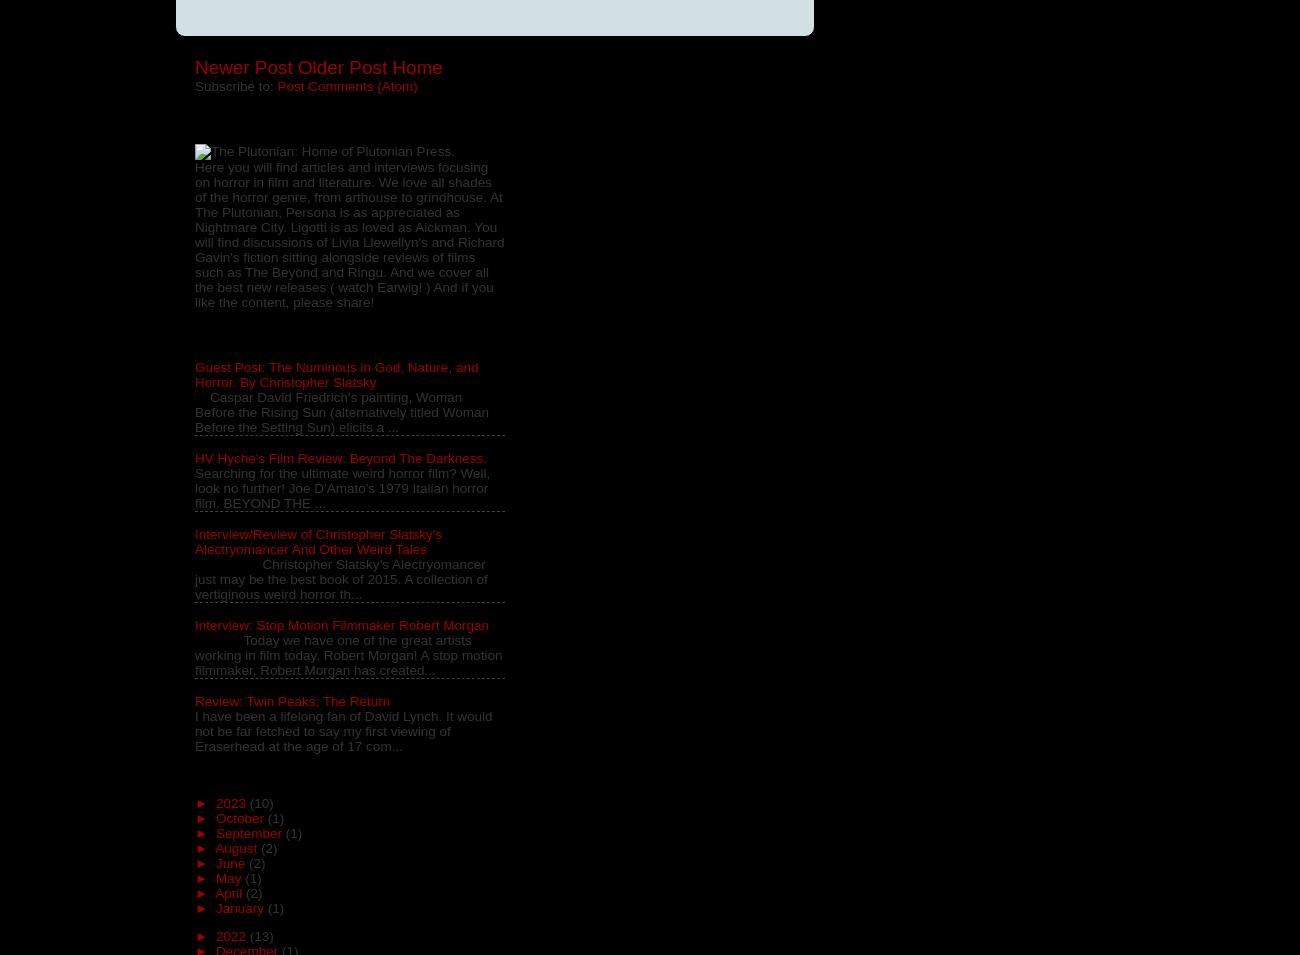 The image size is (1300, 955). What do you see at coordinates (248, 832) in the screenshot?
I see `'September'` at bounding box center [248, 832].